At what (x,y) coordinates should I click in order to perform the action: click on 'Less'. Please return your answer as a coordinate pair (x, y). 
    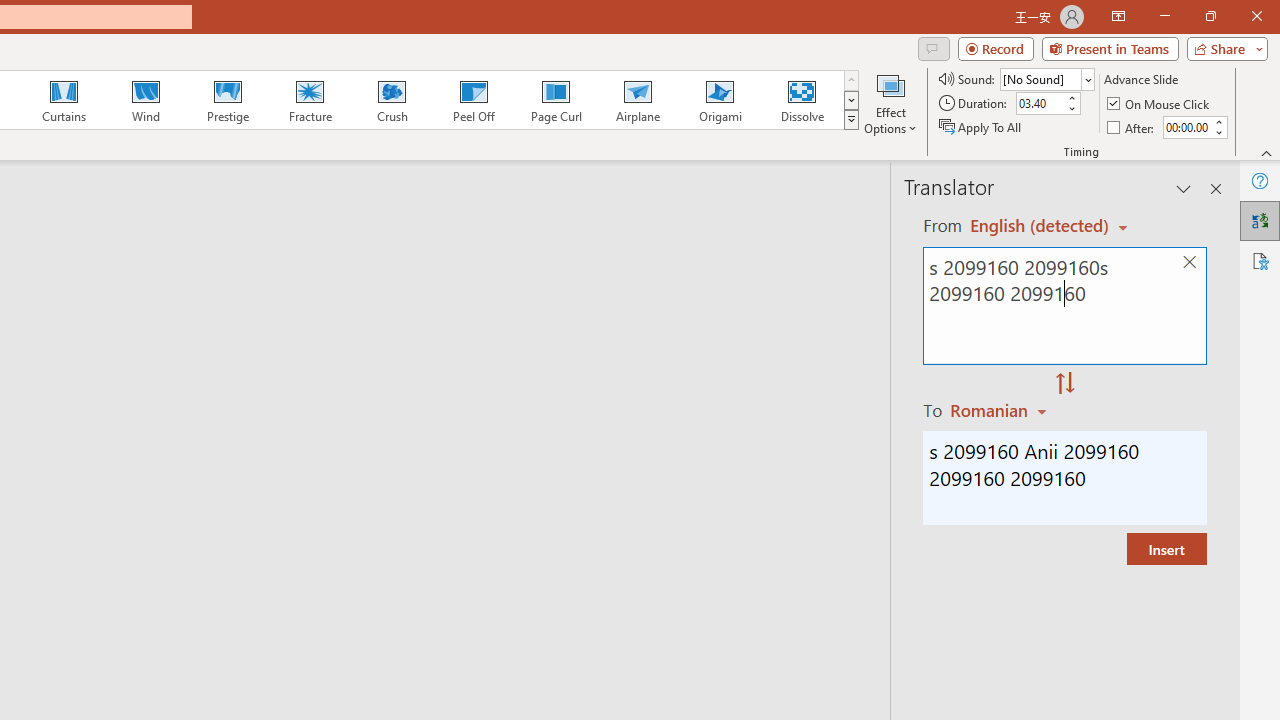
    Looking at the image, I should click on (1217, 132).